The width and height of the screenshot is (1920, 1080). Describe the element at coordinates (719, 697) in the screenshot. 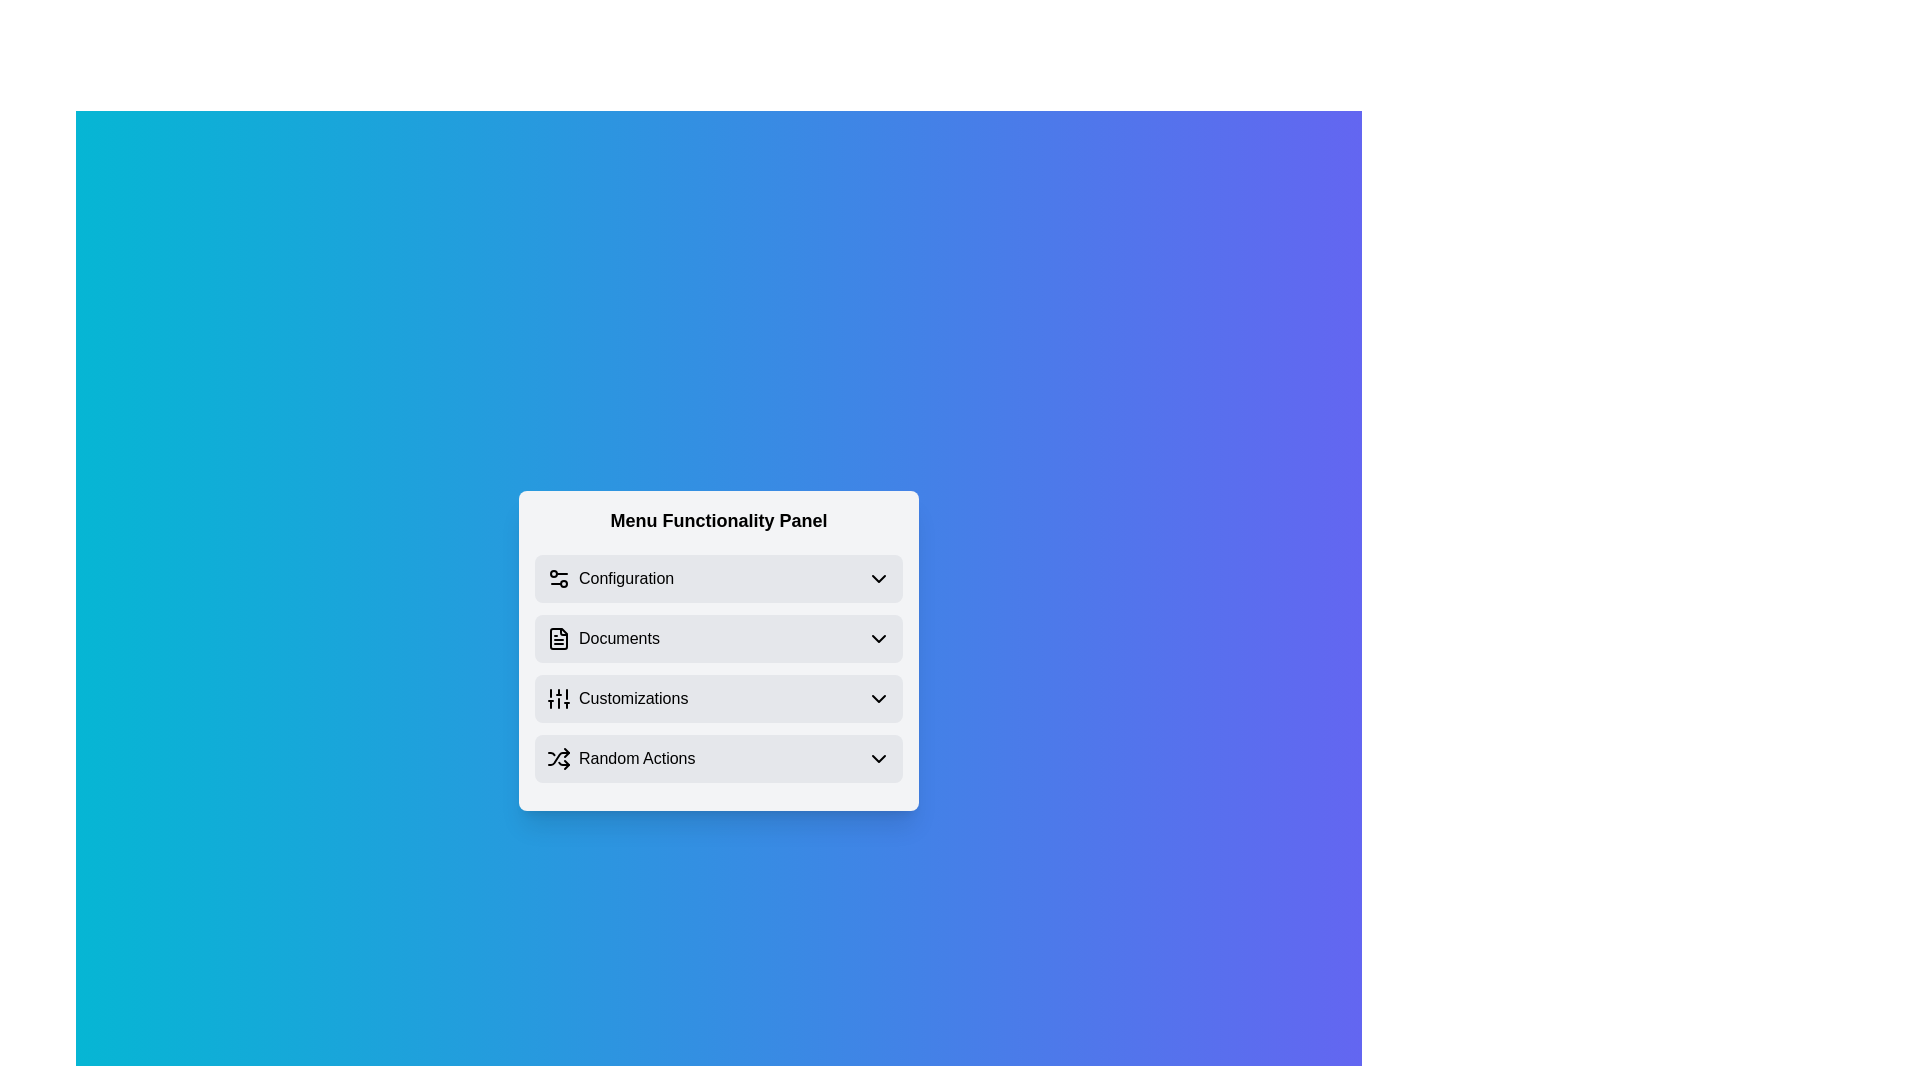

I see `the menu item Customizations to observe its hover effect` at that location.